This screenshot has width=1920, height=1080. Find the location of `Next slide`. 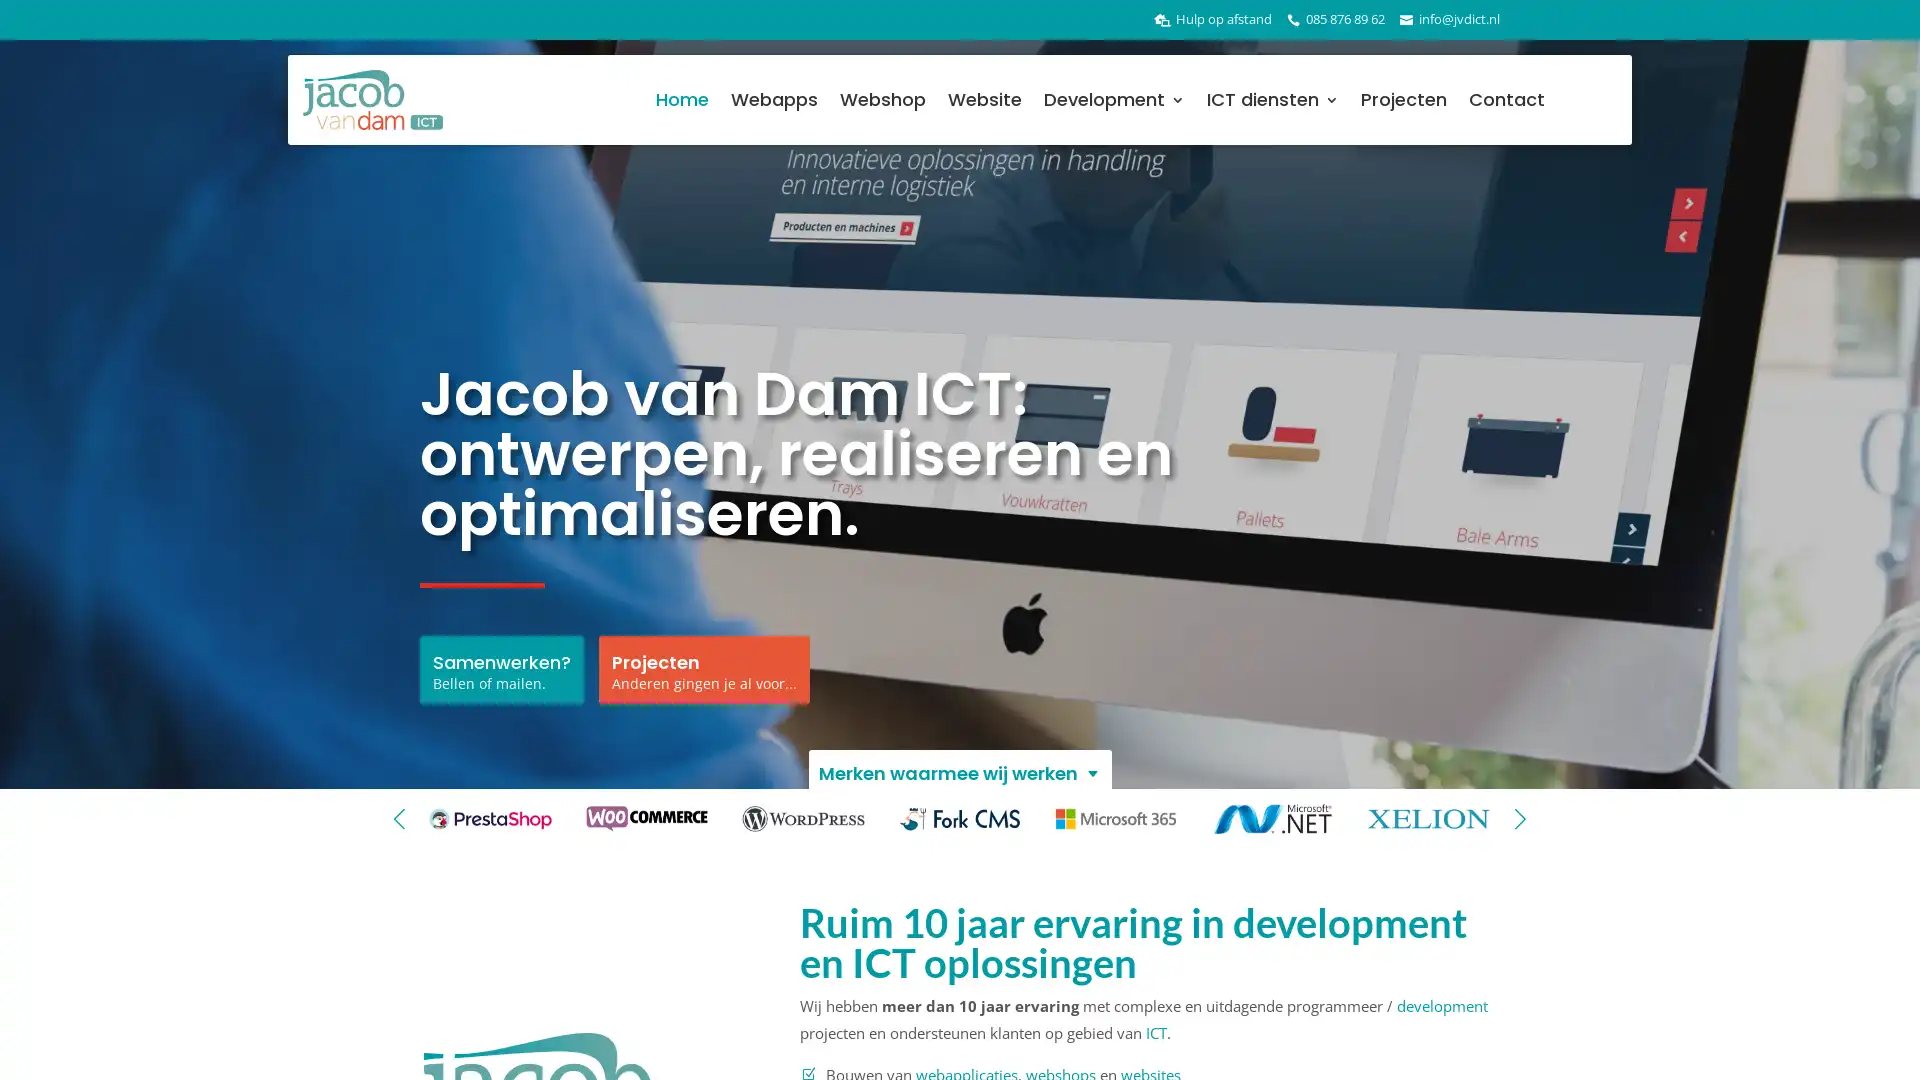

Next slide is located at coordinates (1520, 818).